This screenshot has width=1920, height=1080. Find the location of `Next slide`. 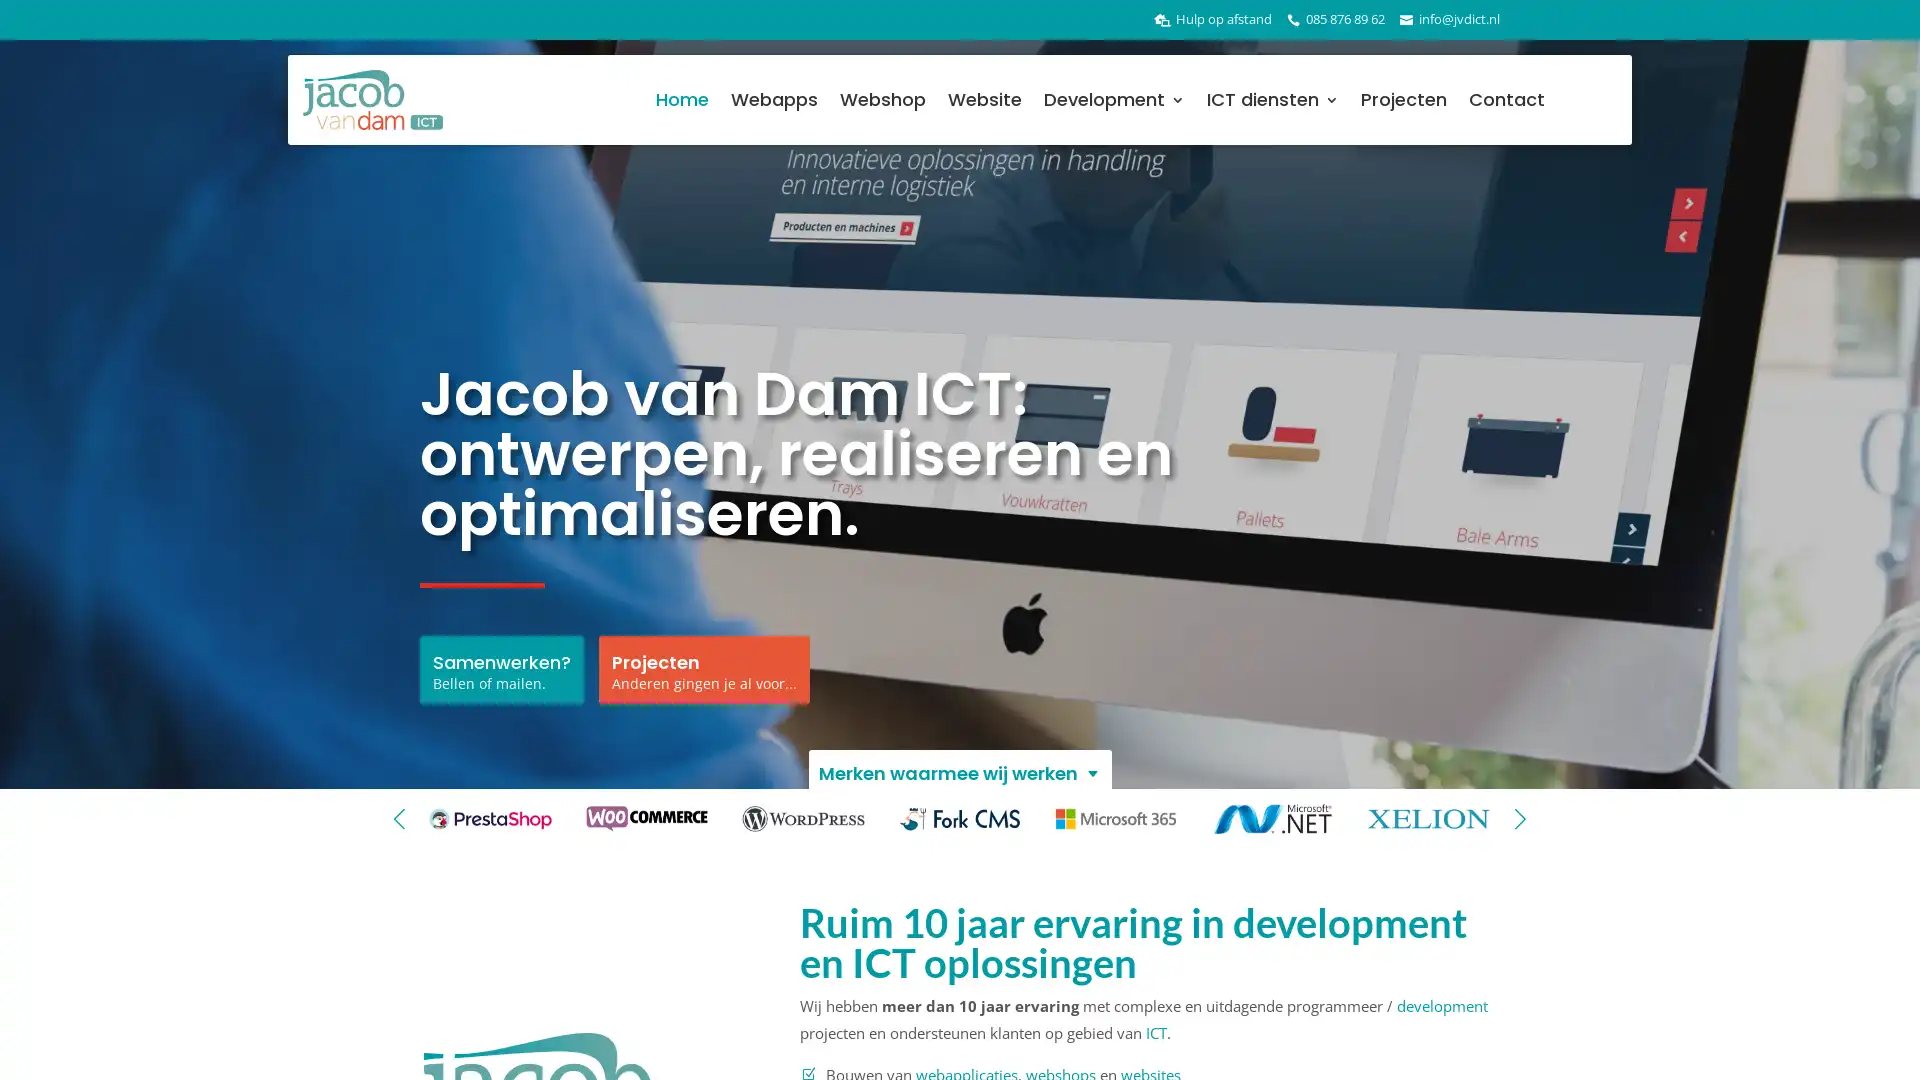

Next slide is located at coordinates (1520, 818).